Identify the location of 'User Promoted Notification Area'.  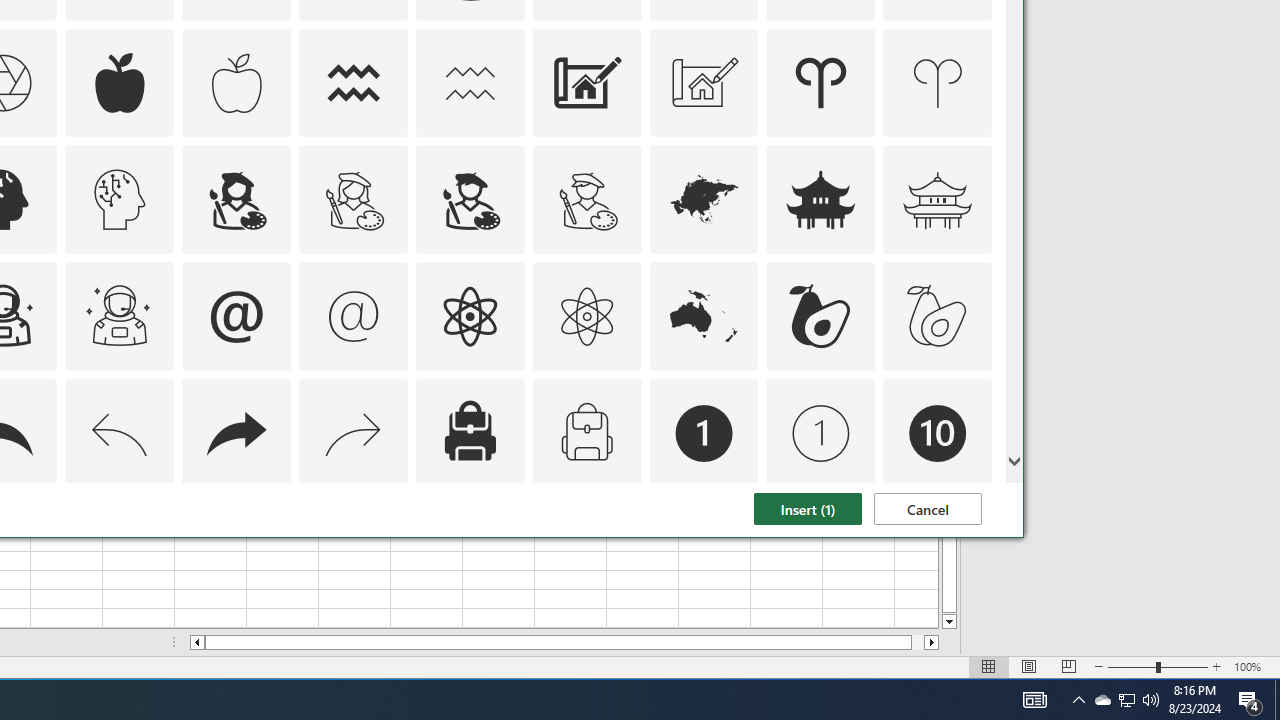
(1127, 698).